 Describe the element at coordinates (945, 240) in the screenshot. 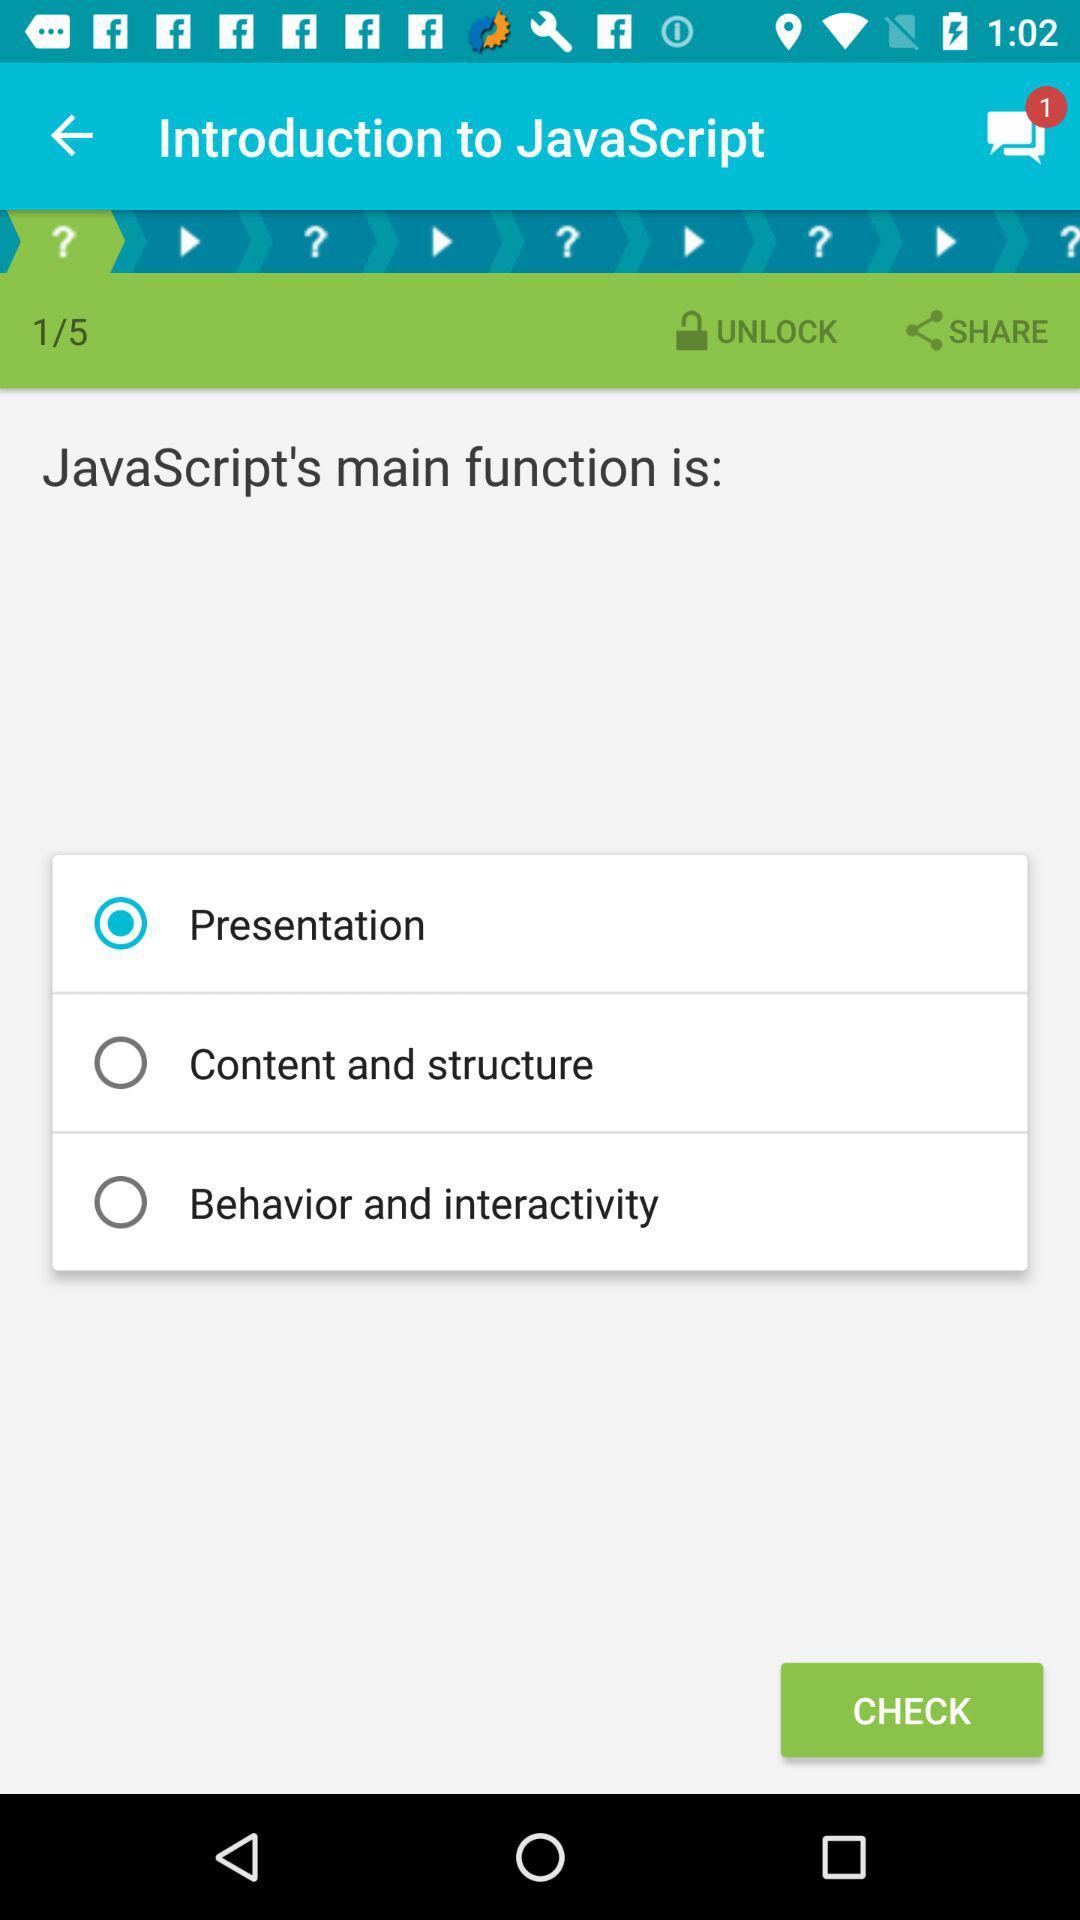

I see `next step` at that location.